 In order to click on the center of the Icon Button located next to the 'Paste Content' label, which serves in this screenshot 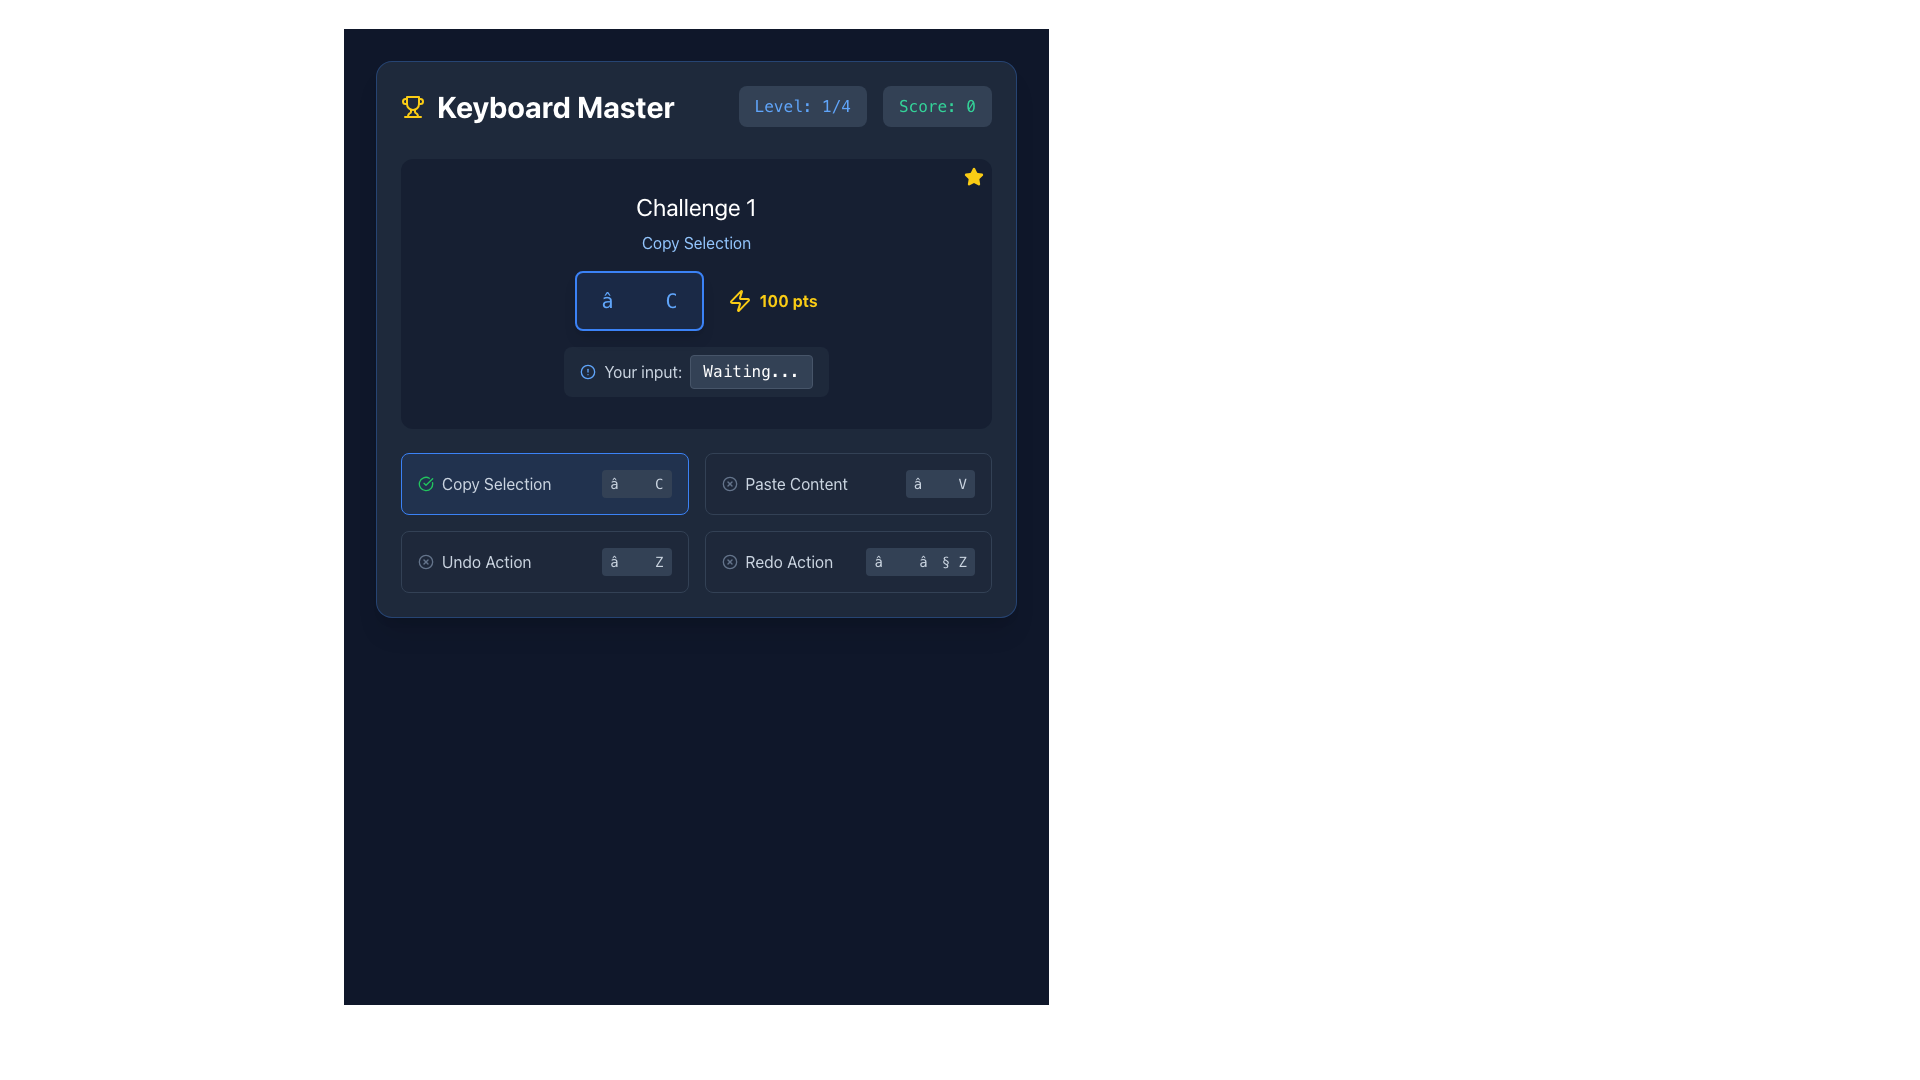, I will do `click(728, 483)`.